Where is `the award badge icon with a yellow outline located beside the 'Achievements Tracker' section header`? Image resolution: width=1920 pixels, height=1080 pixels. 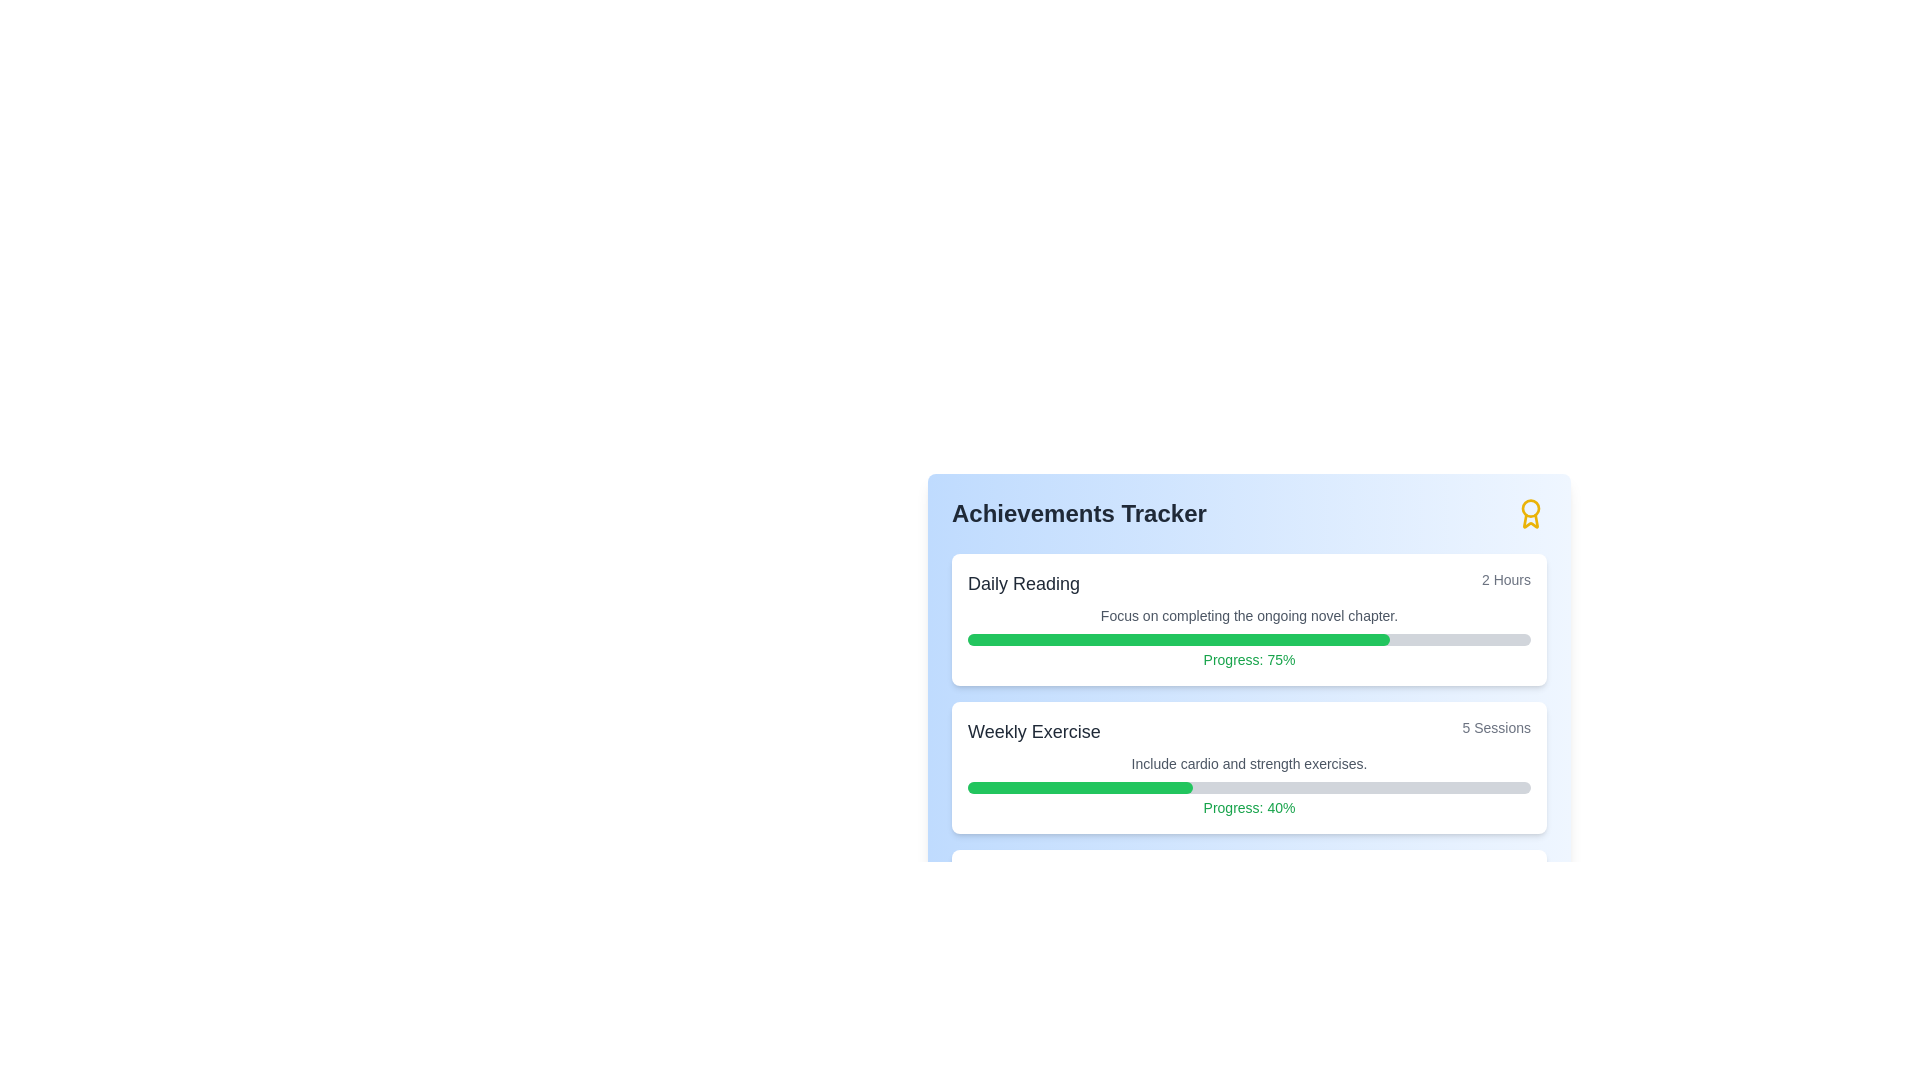
the award badge icon with a yellow outline located beside the 'Achievements Tracker' section header is located at coordinates (1530, 512).